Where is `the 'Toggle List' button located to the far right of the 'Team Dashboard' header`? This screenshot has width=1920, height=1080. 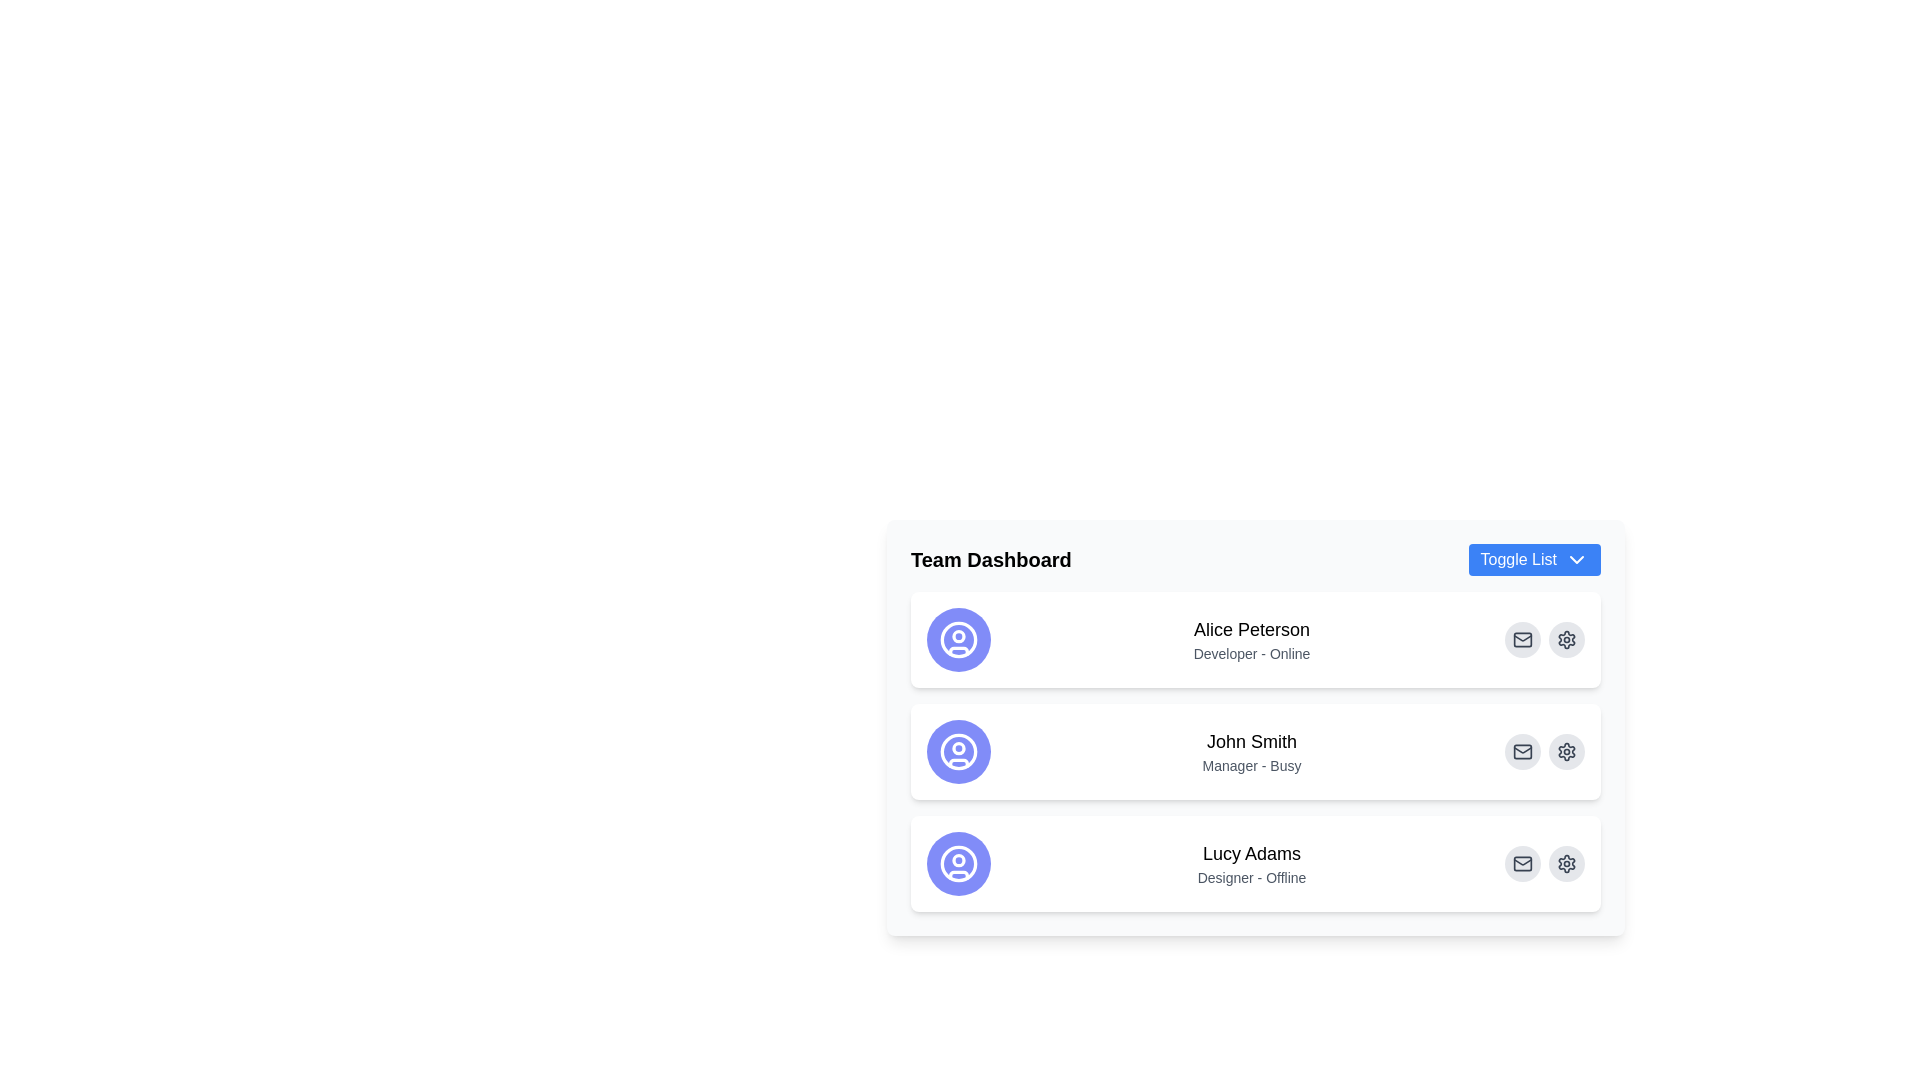
the 'Toggle List' button located to the far right of the 'Team Dashboard' header is located at coordinates (1533, 559).